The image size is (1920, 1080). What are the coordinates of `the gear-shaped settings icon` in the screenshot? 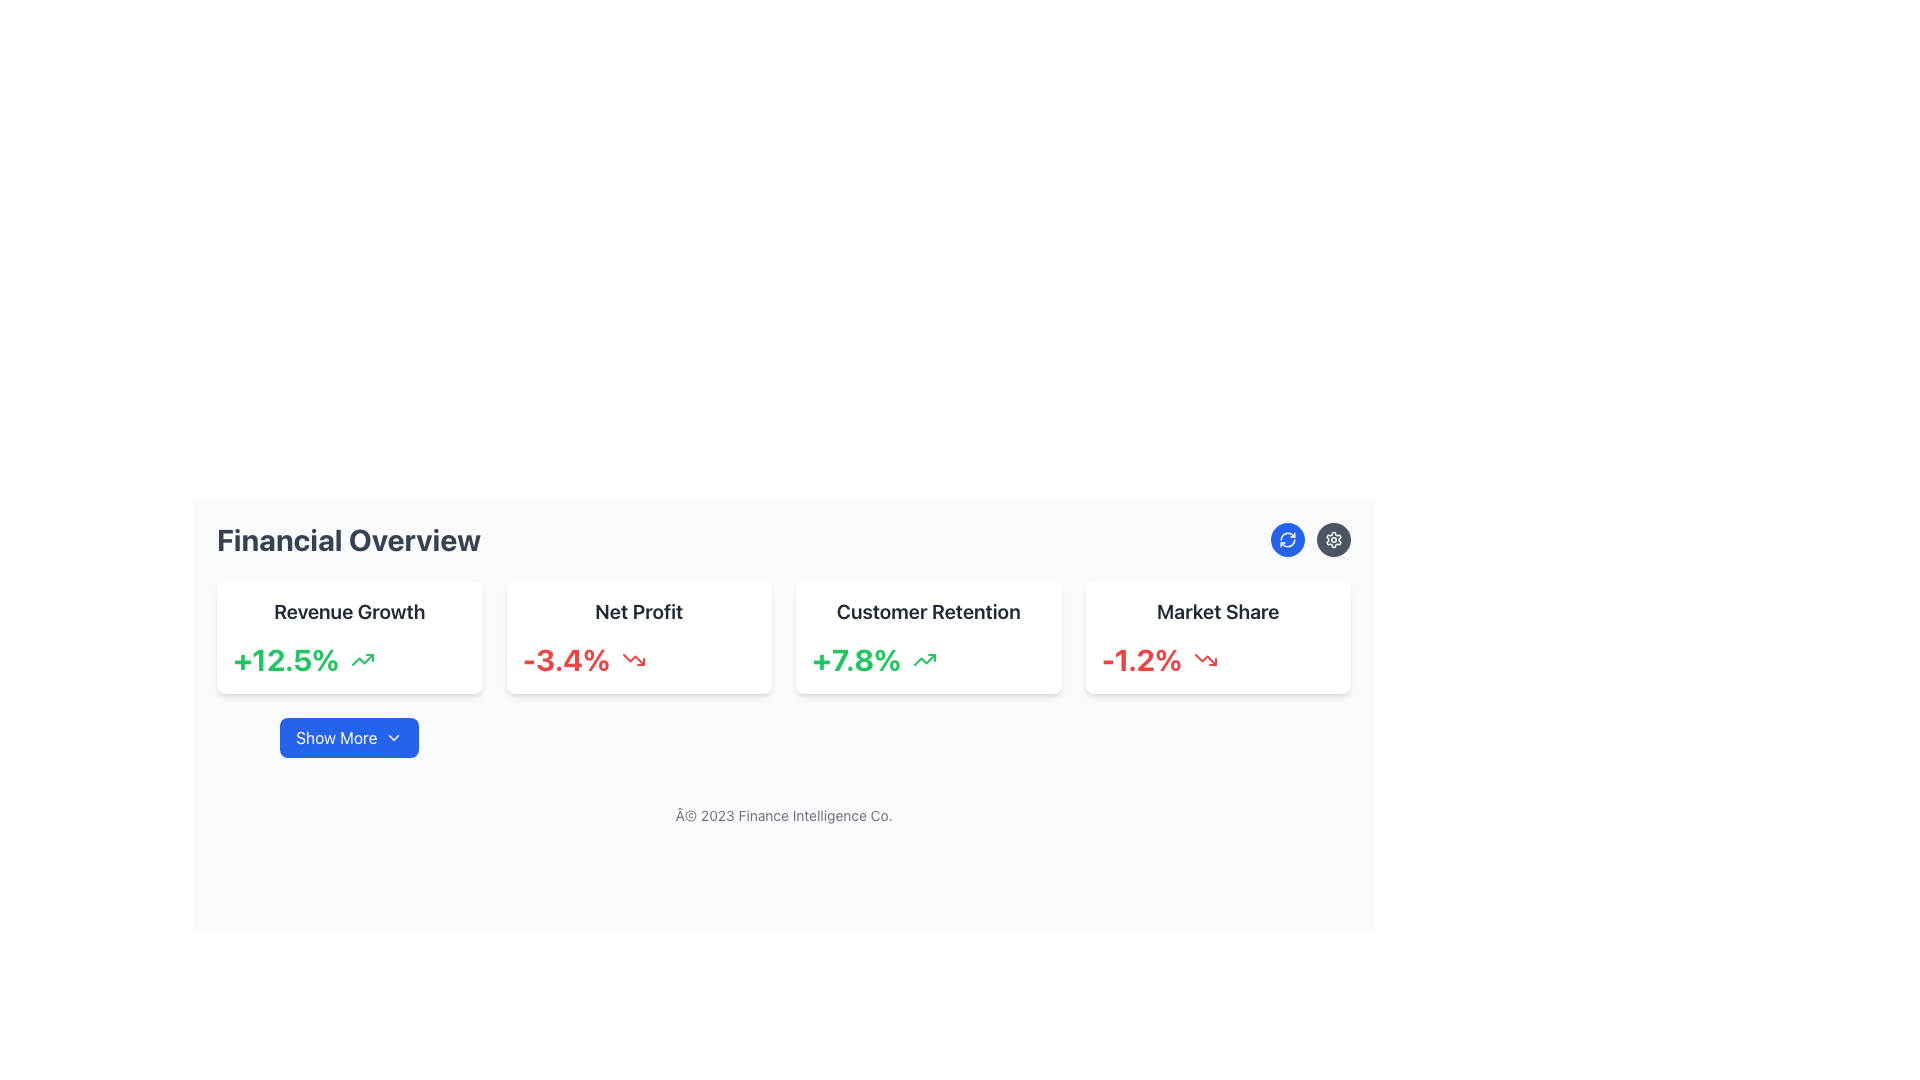 It's located at (1334, 540).